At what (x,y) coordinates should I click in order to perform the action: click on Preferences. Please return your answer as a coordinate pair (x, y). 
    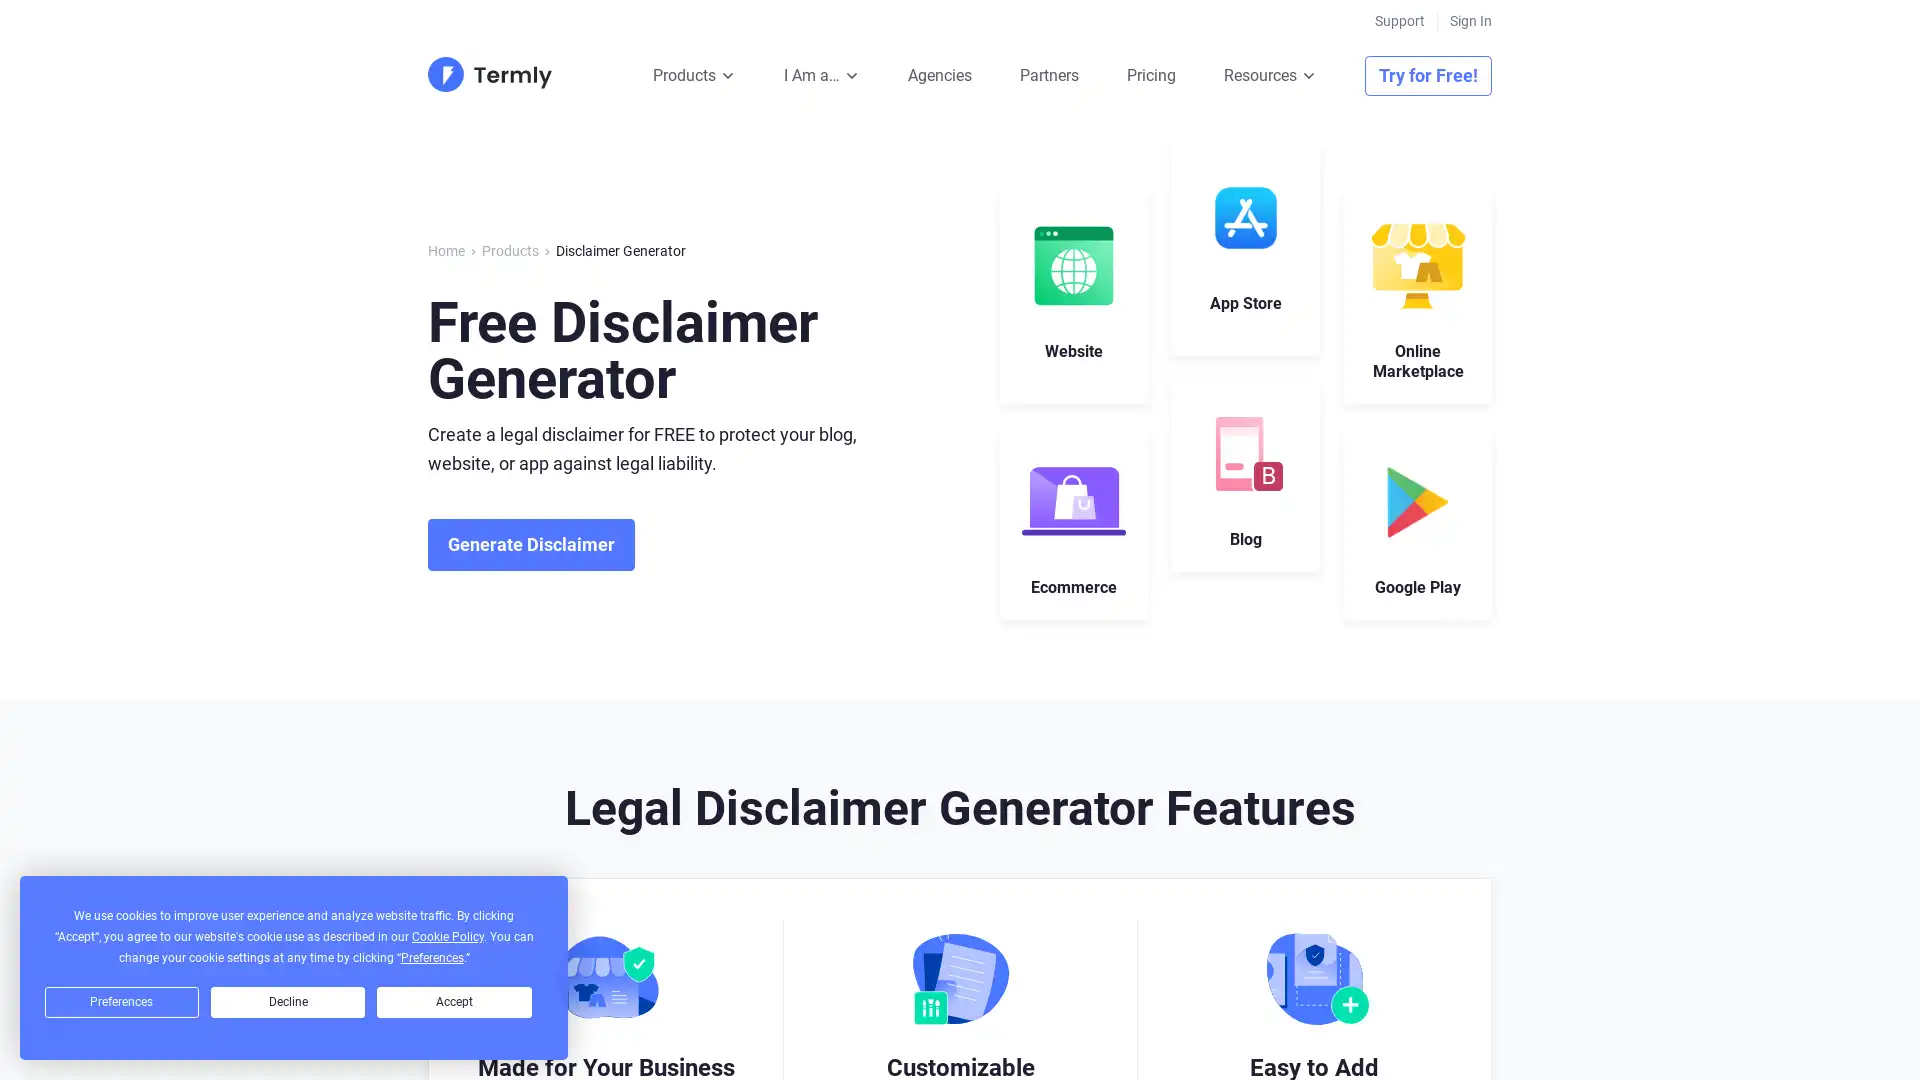
    Looking at the image, I should click on (120, 1002).